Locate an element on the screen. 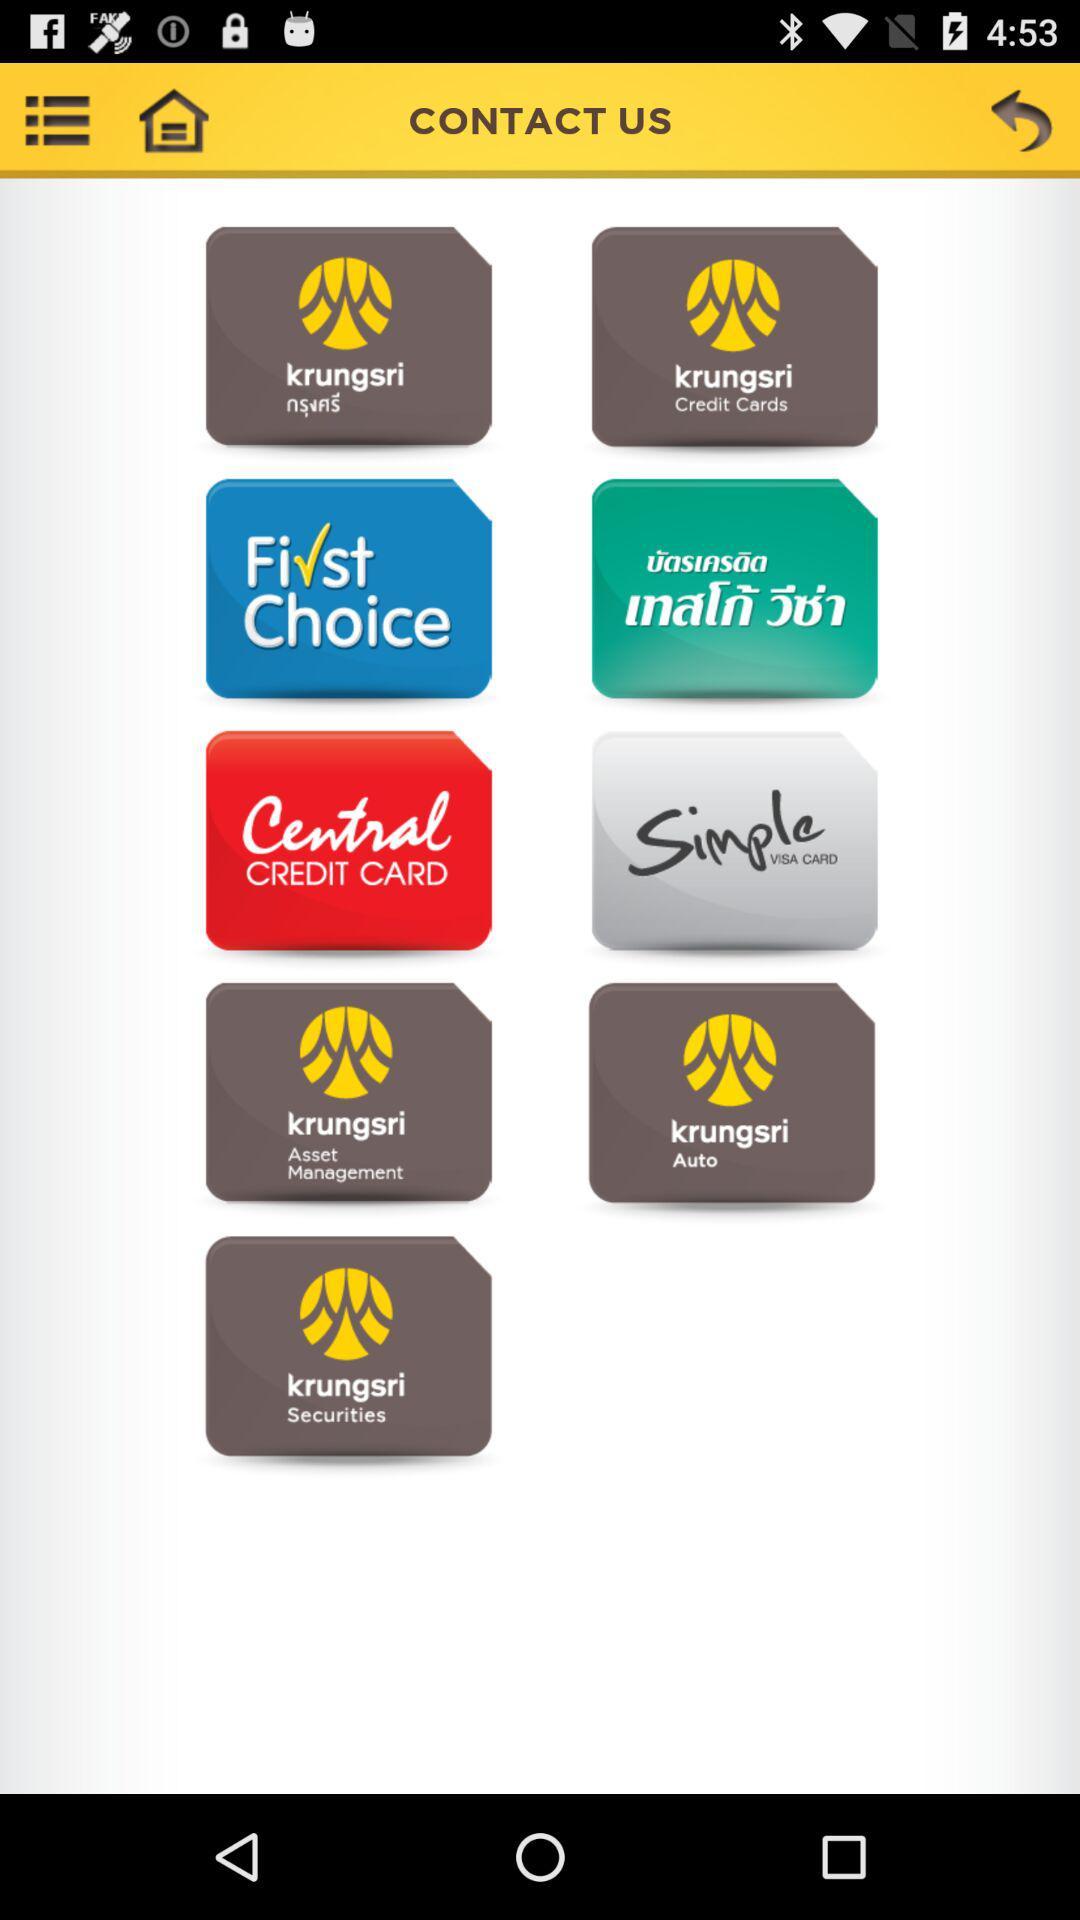 The width and height of the screenshot is (1080, 1920). the item below contact us app is located at coordinates (731, 346).